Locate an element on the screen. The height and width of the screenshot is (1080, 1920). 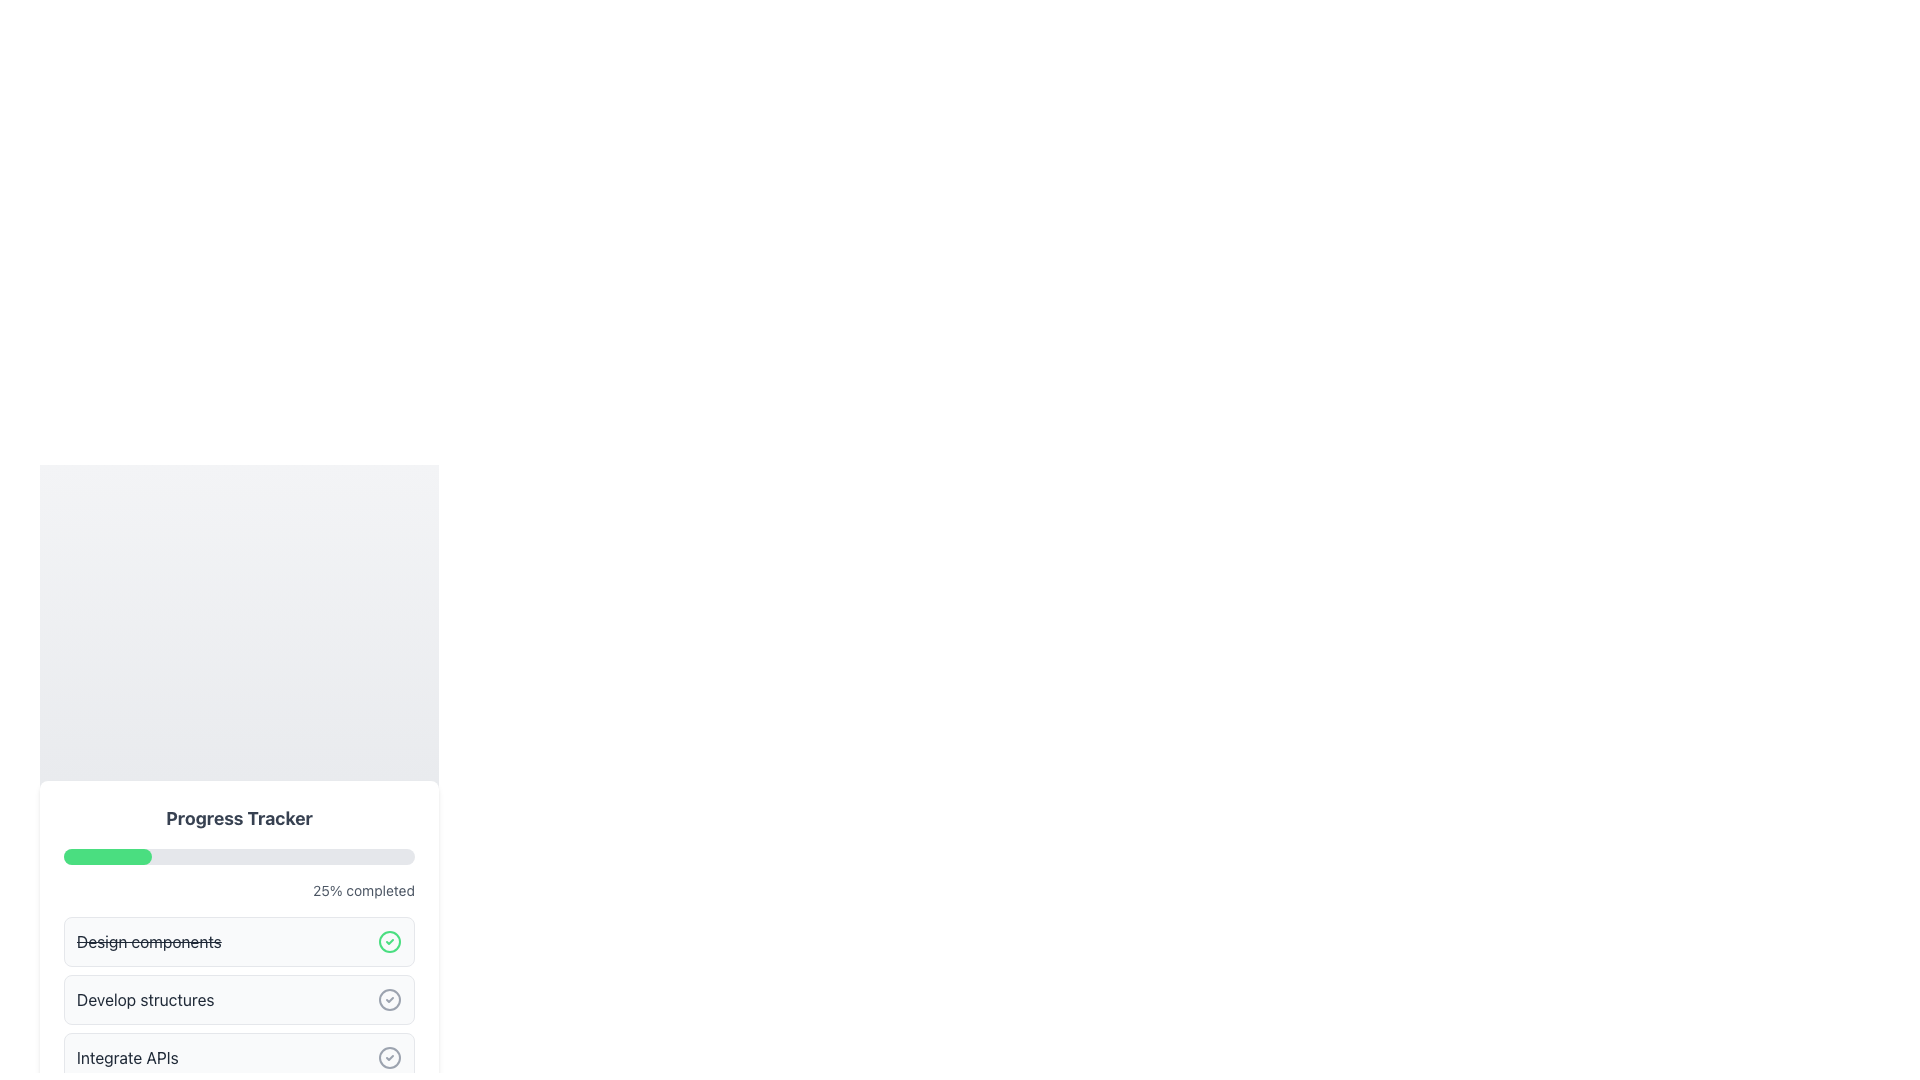
the circular status indicator icon located near the 'Integrate APIs' text in the progress tracker section to interact with the task is located at coordinates (389, 1056).